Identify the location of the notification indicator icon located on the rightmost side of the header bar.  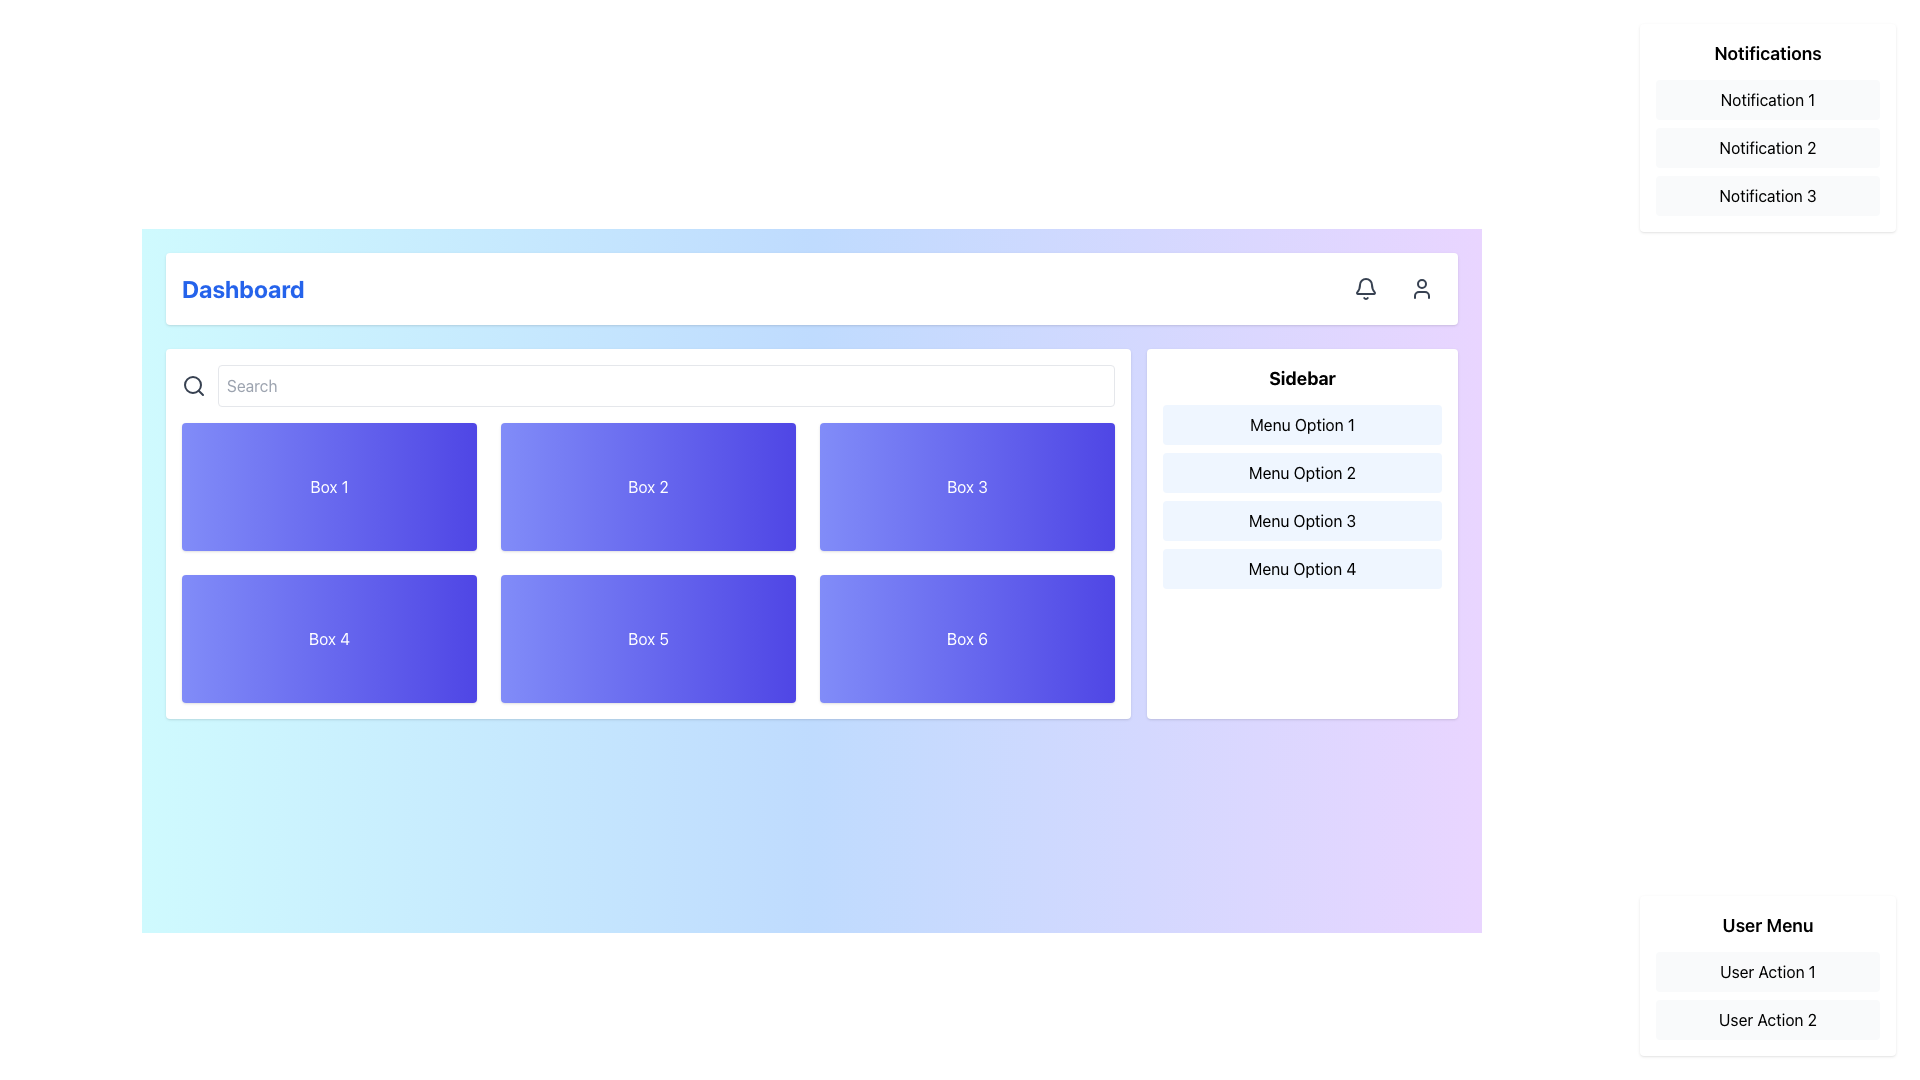
(1365, 289).